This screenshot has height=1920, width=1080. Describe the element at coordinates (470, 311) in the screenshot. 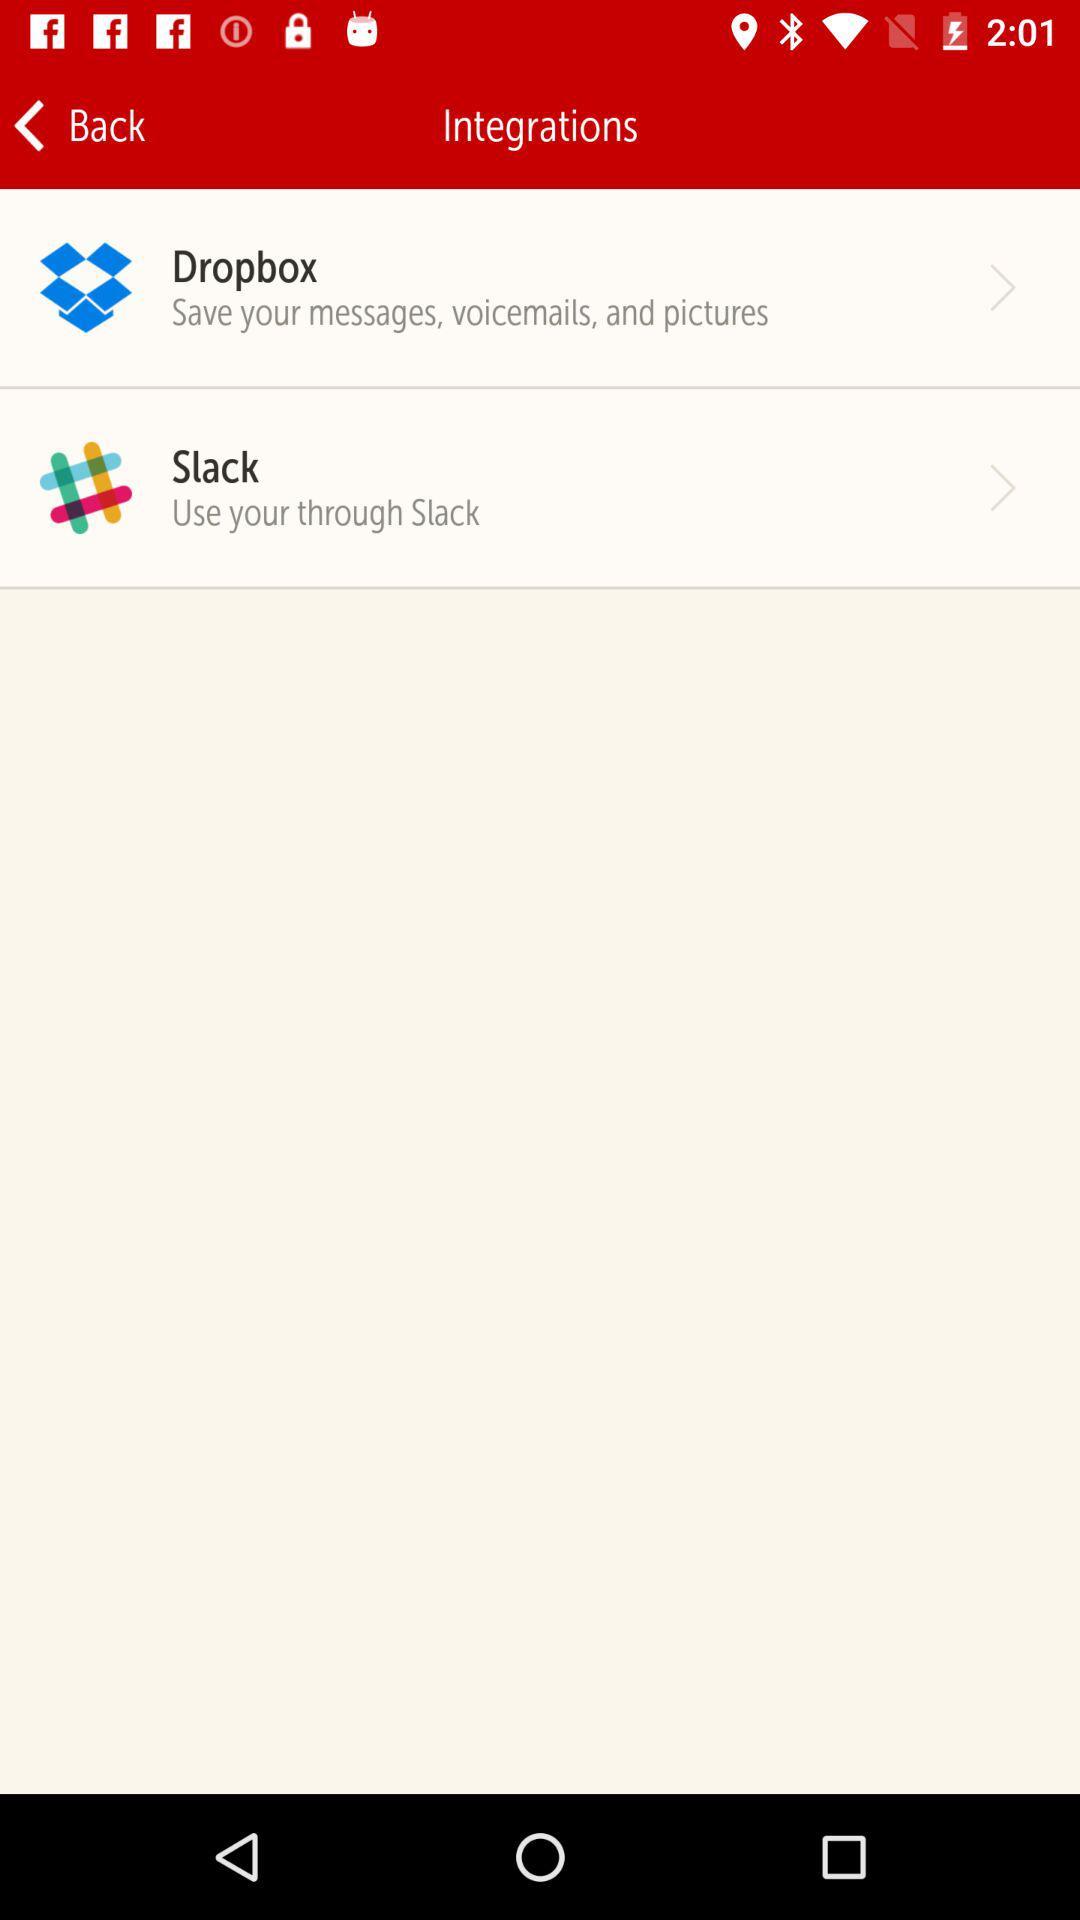

I see `icon above the slack` at that location.